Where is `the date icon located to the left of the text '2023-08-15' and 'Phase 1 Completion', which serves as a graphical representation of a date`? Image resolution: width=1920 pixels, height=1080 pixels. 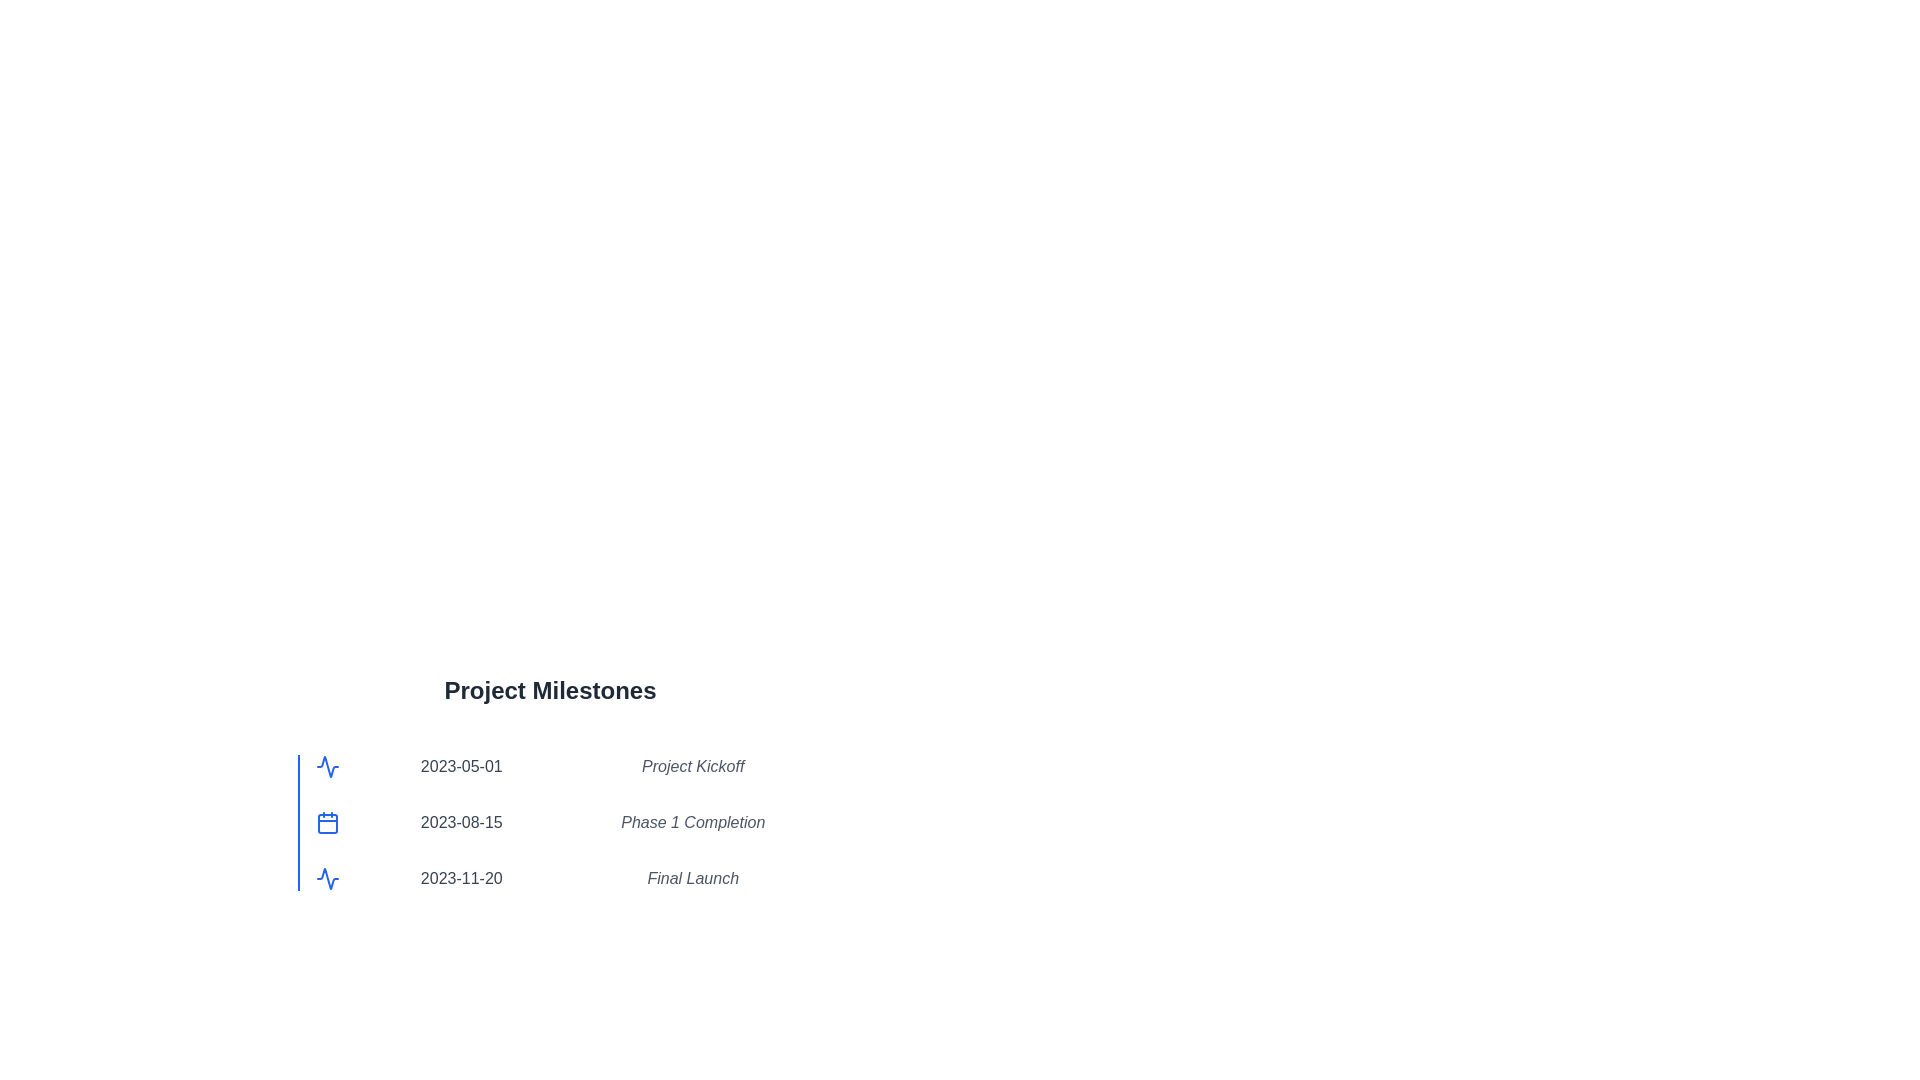
the date icon located to the left of the text '2023-08-15' and 'Phase 1 Completion', which serves as a graphical representation of a date is located at coordinates (327, 822).